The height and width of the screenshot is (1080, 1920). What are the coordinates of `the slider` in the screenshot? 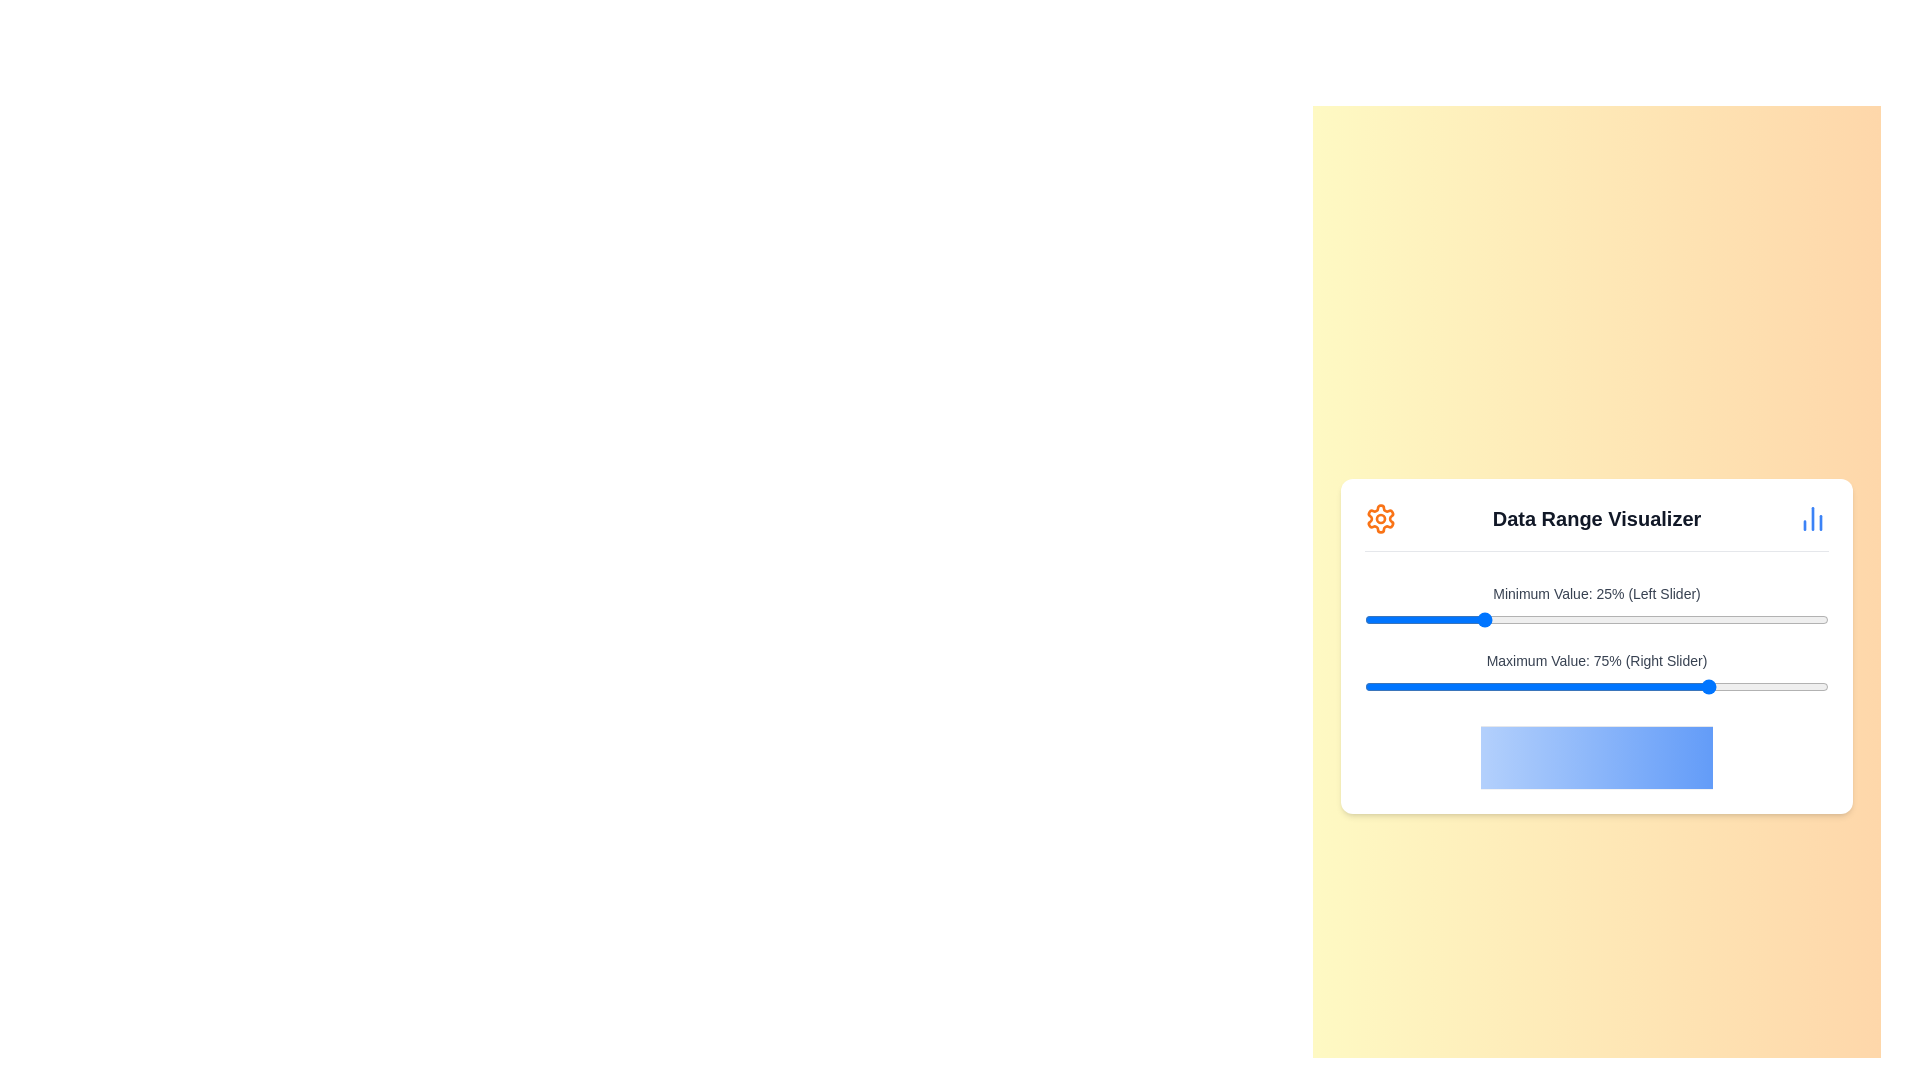 It's located at (1707, 685).